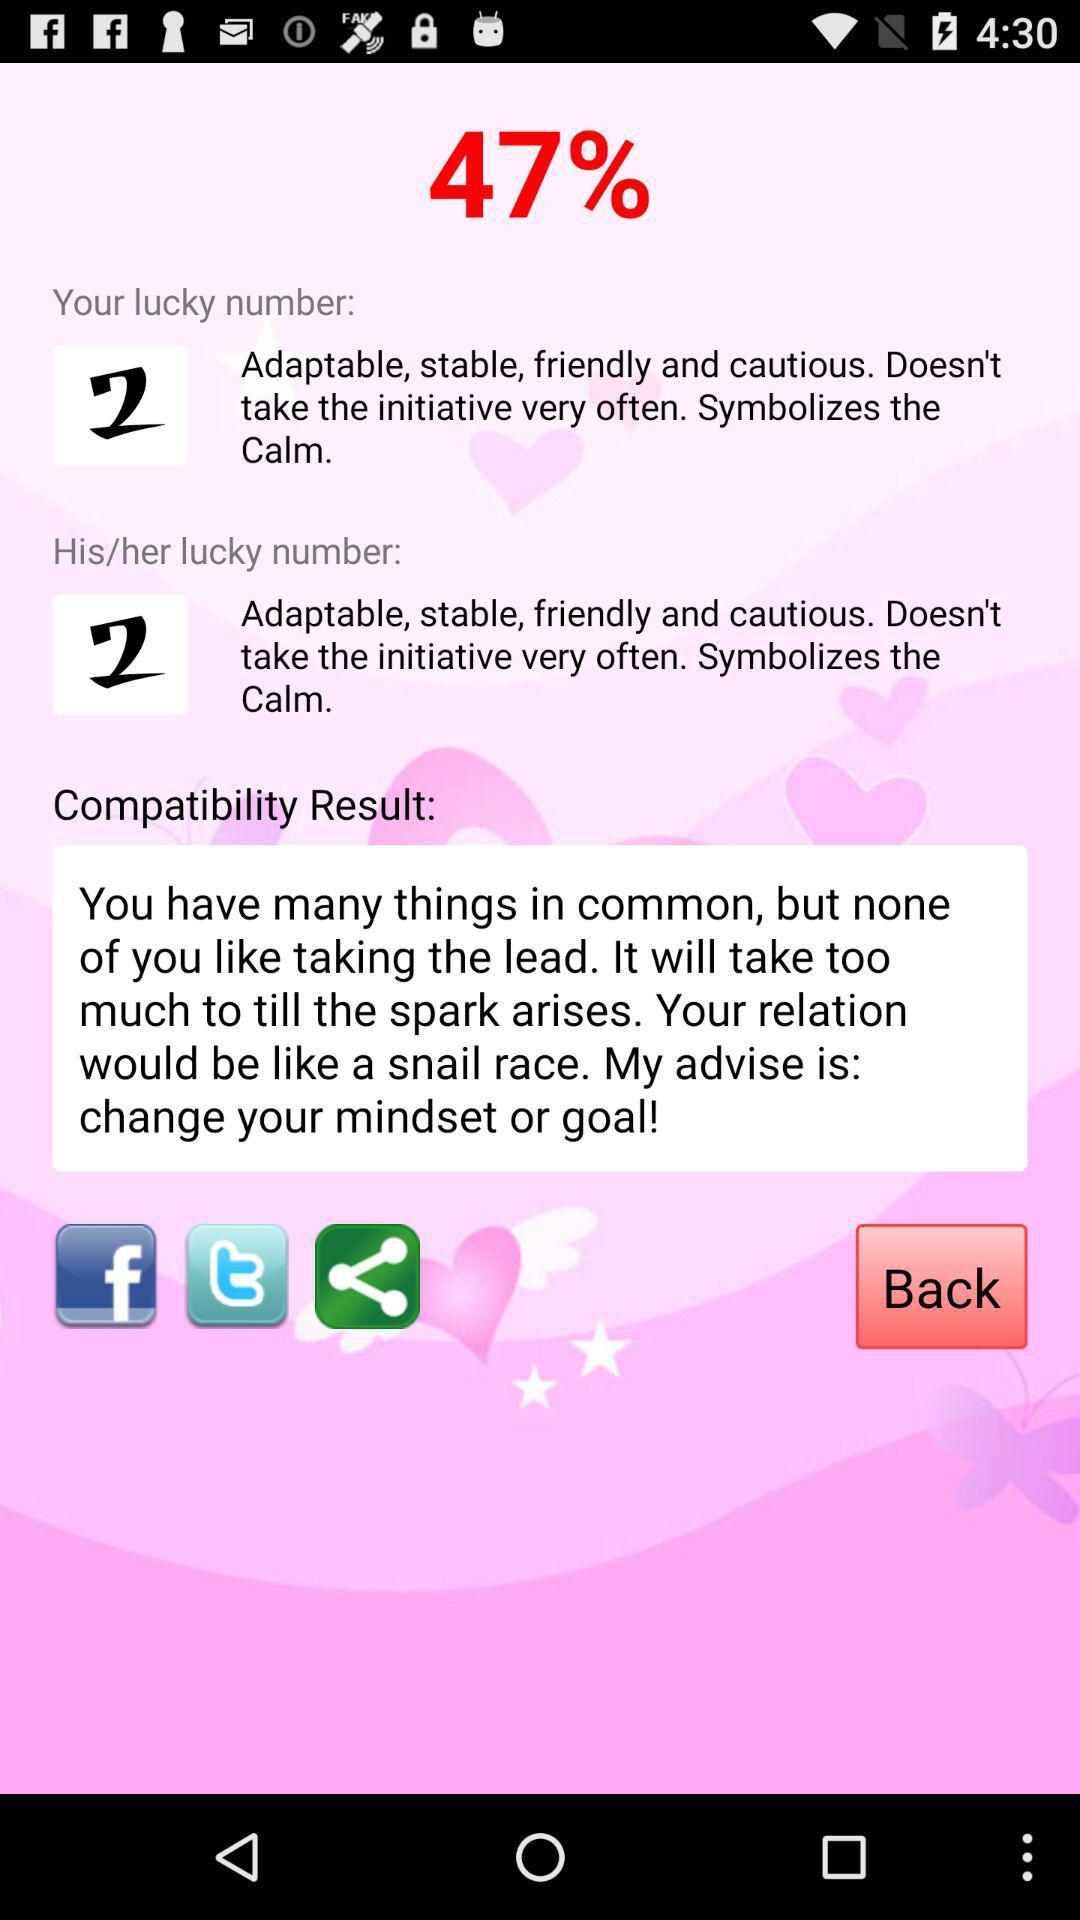 Image resolution: width=1080 pixels, height=1920 pixels. What do you see at coordinates (235, 1365) in the screenshot?
I see `the twitter icon` at bounding box center [235, 1365].